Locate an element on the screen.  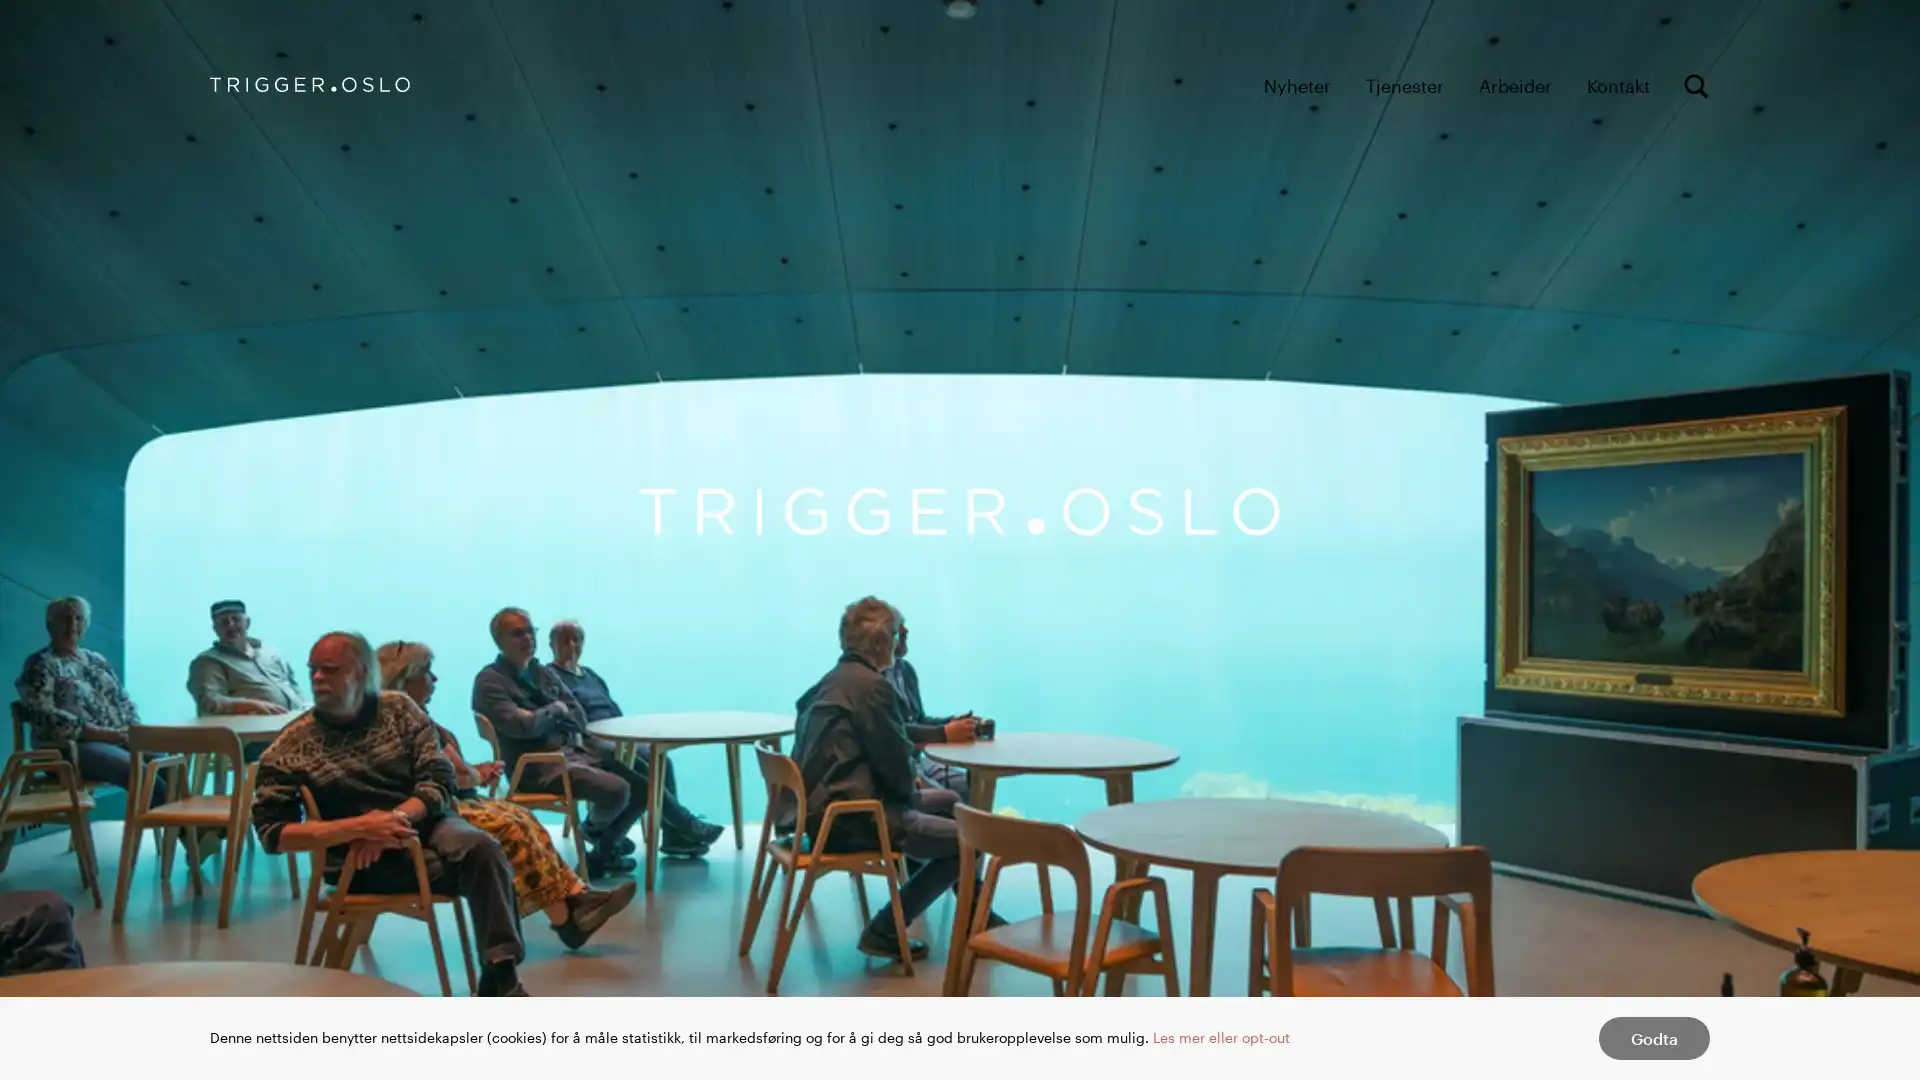
Godta is located at coordinates (1654, 1036).